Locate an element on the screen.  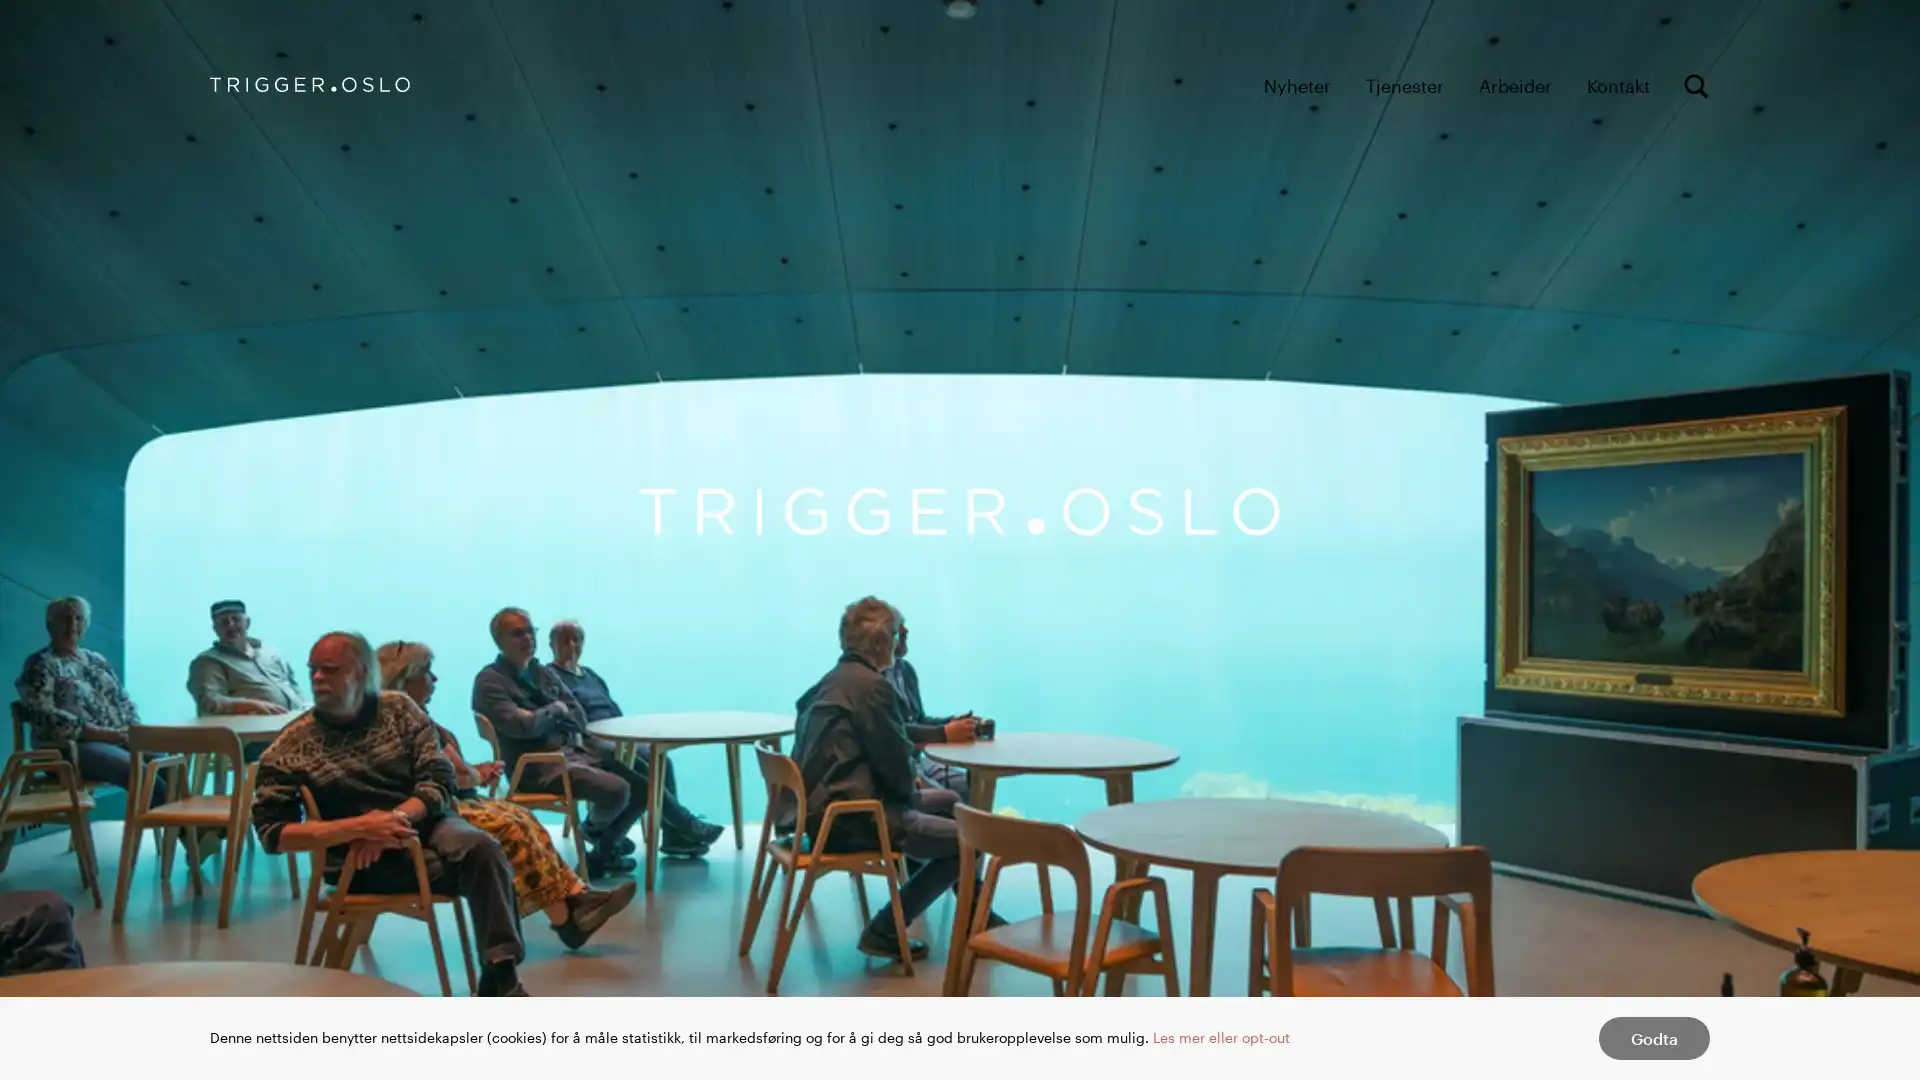
Godta is located at coordinates (1654, 1036).